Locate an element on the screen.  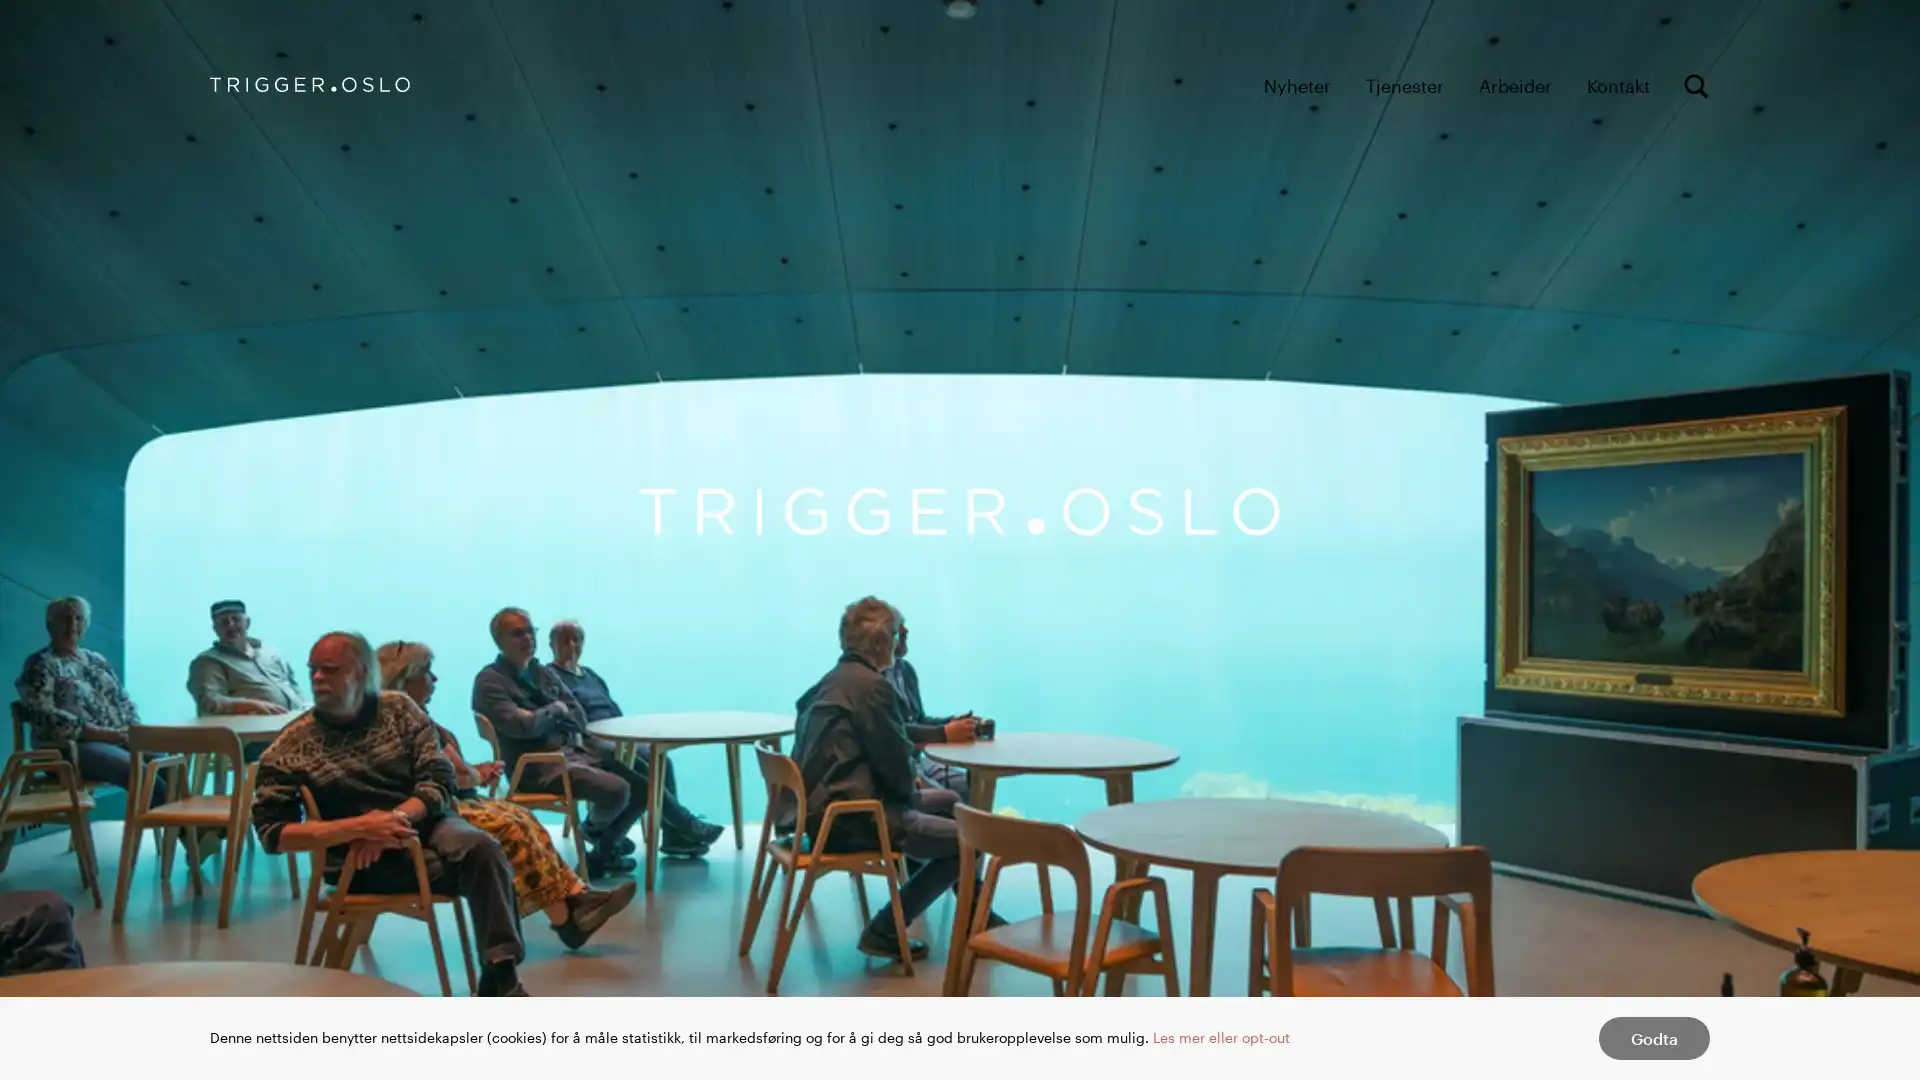
Godta is located at coordinates (1654, 1036).